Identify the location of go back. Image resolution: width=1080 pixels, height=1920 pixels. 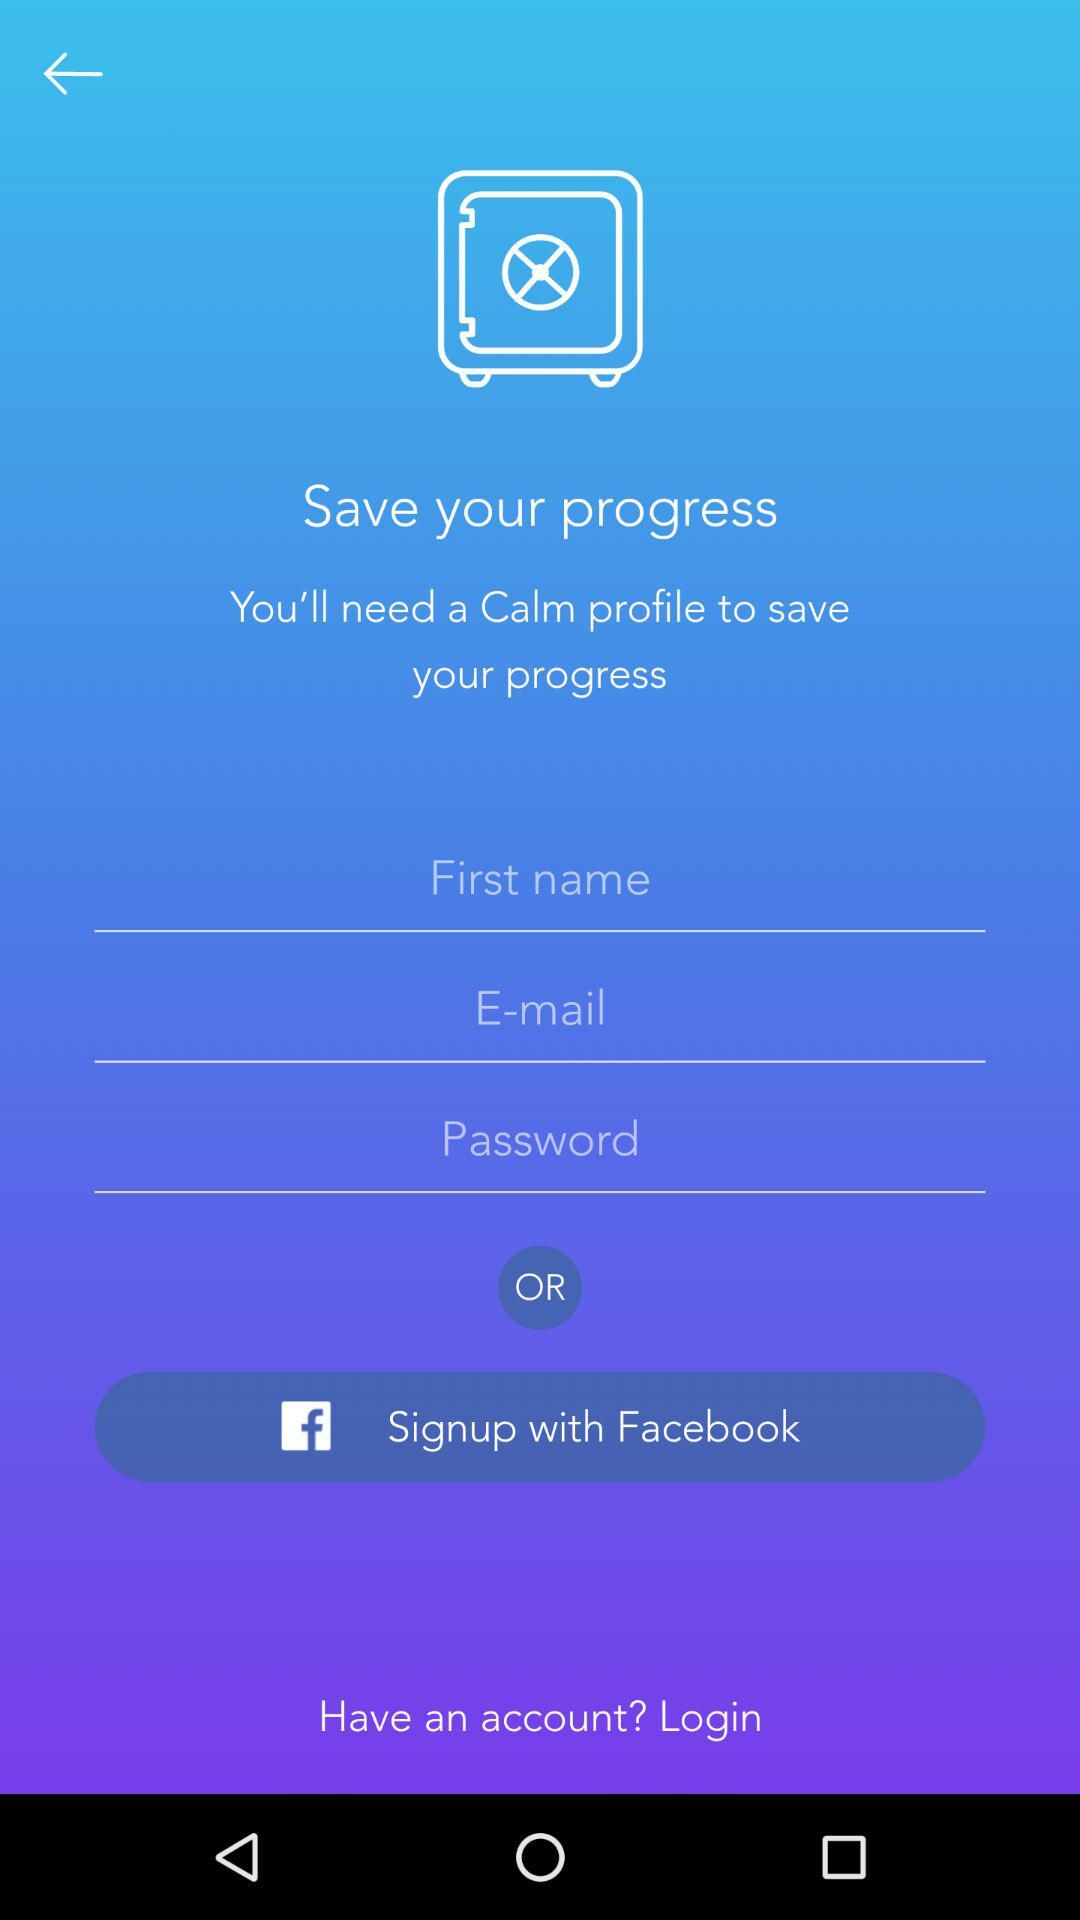
(72, 73).